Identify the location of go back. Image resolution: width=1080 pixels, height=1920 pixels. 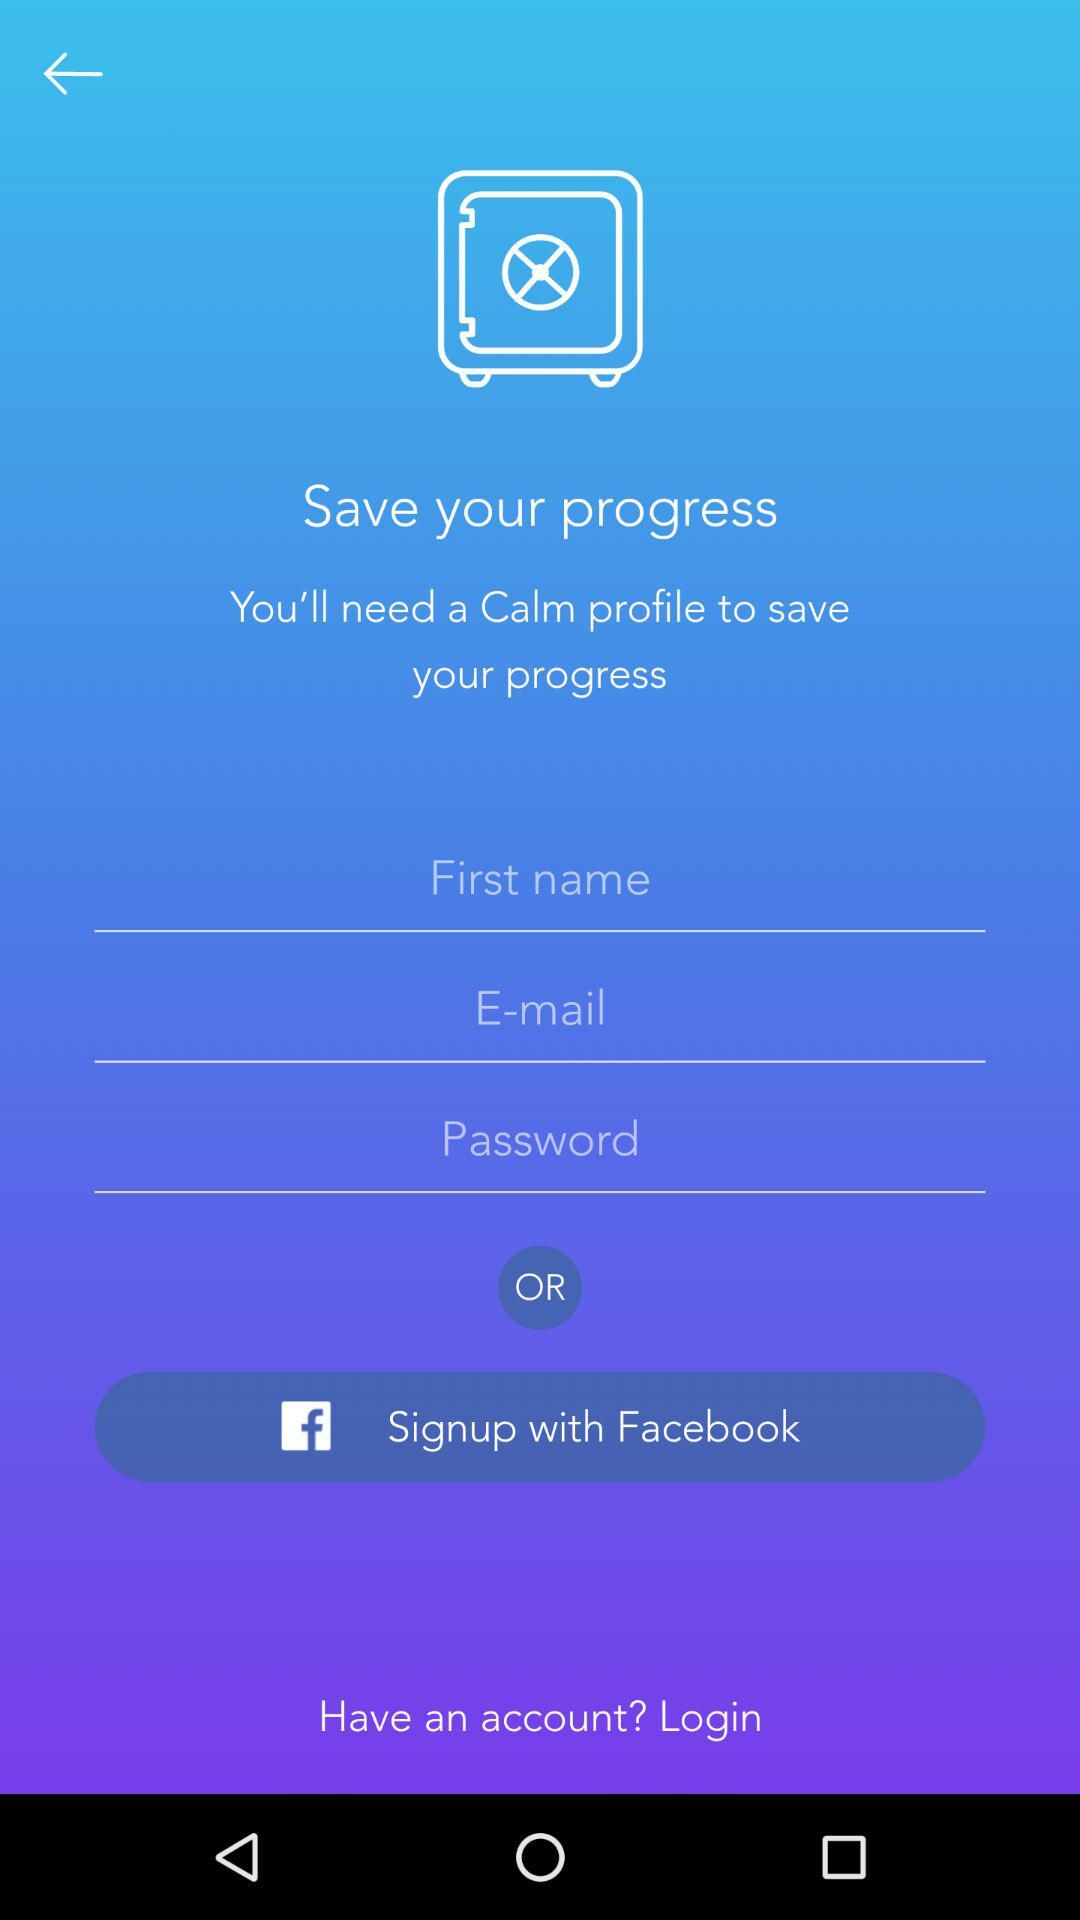
(72, 73).